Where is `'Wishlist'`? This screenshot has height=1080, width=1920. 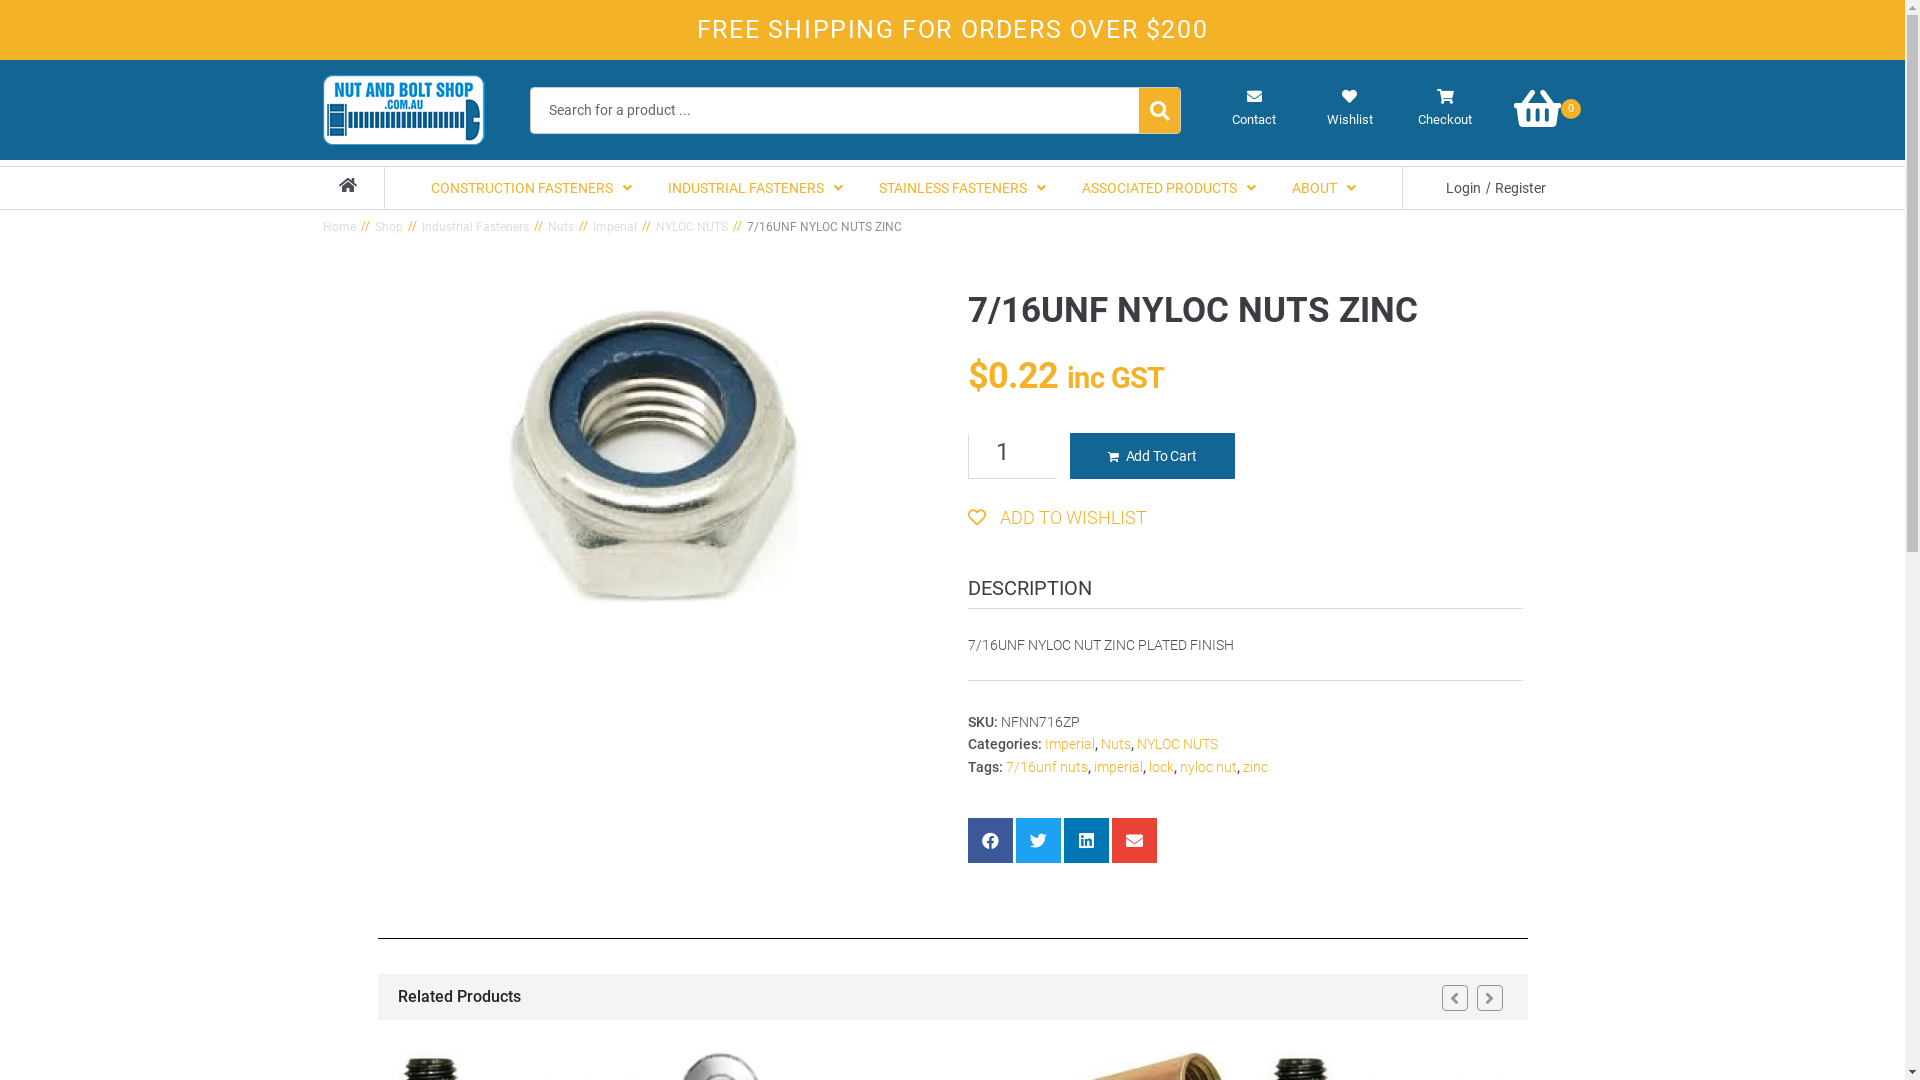
'Wishlist' is located at coordinates (1349, 108).